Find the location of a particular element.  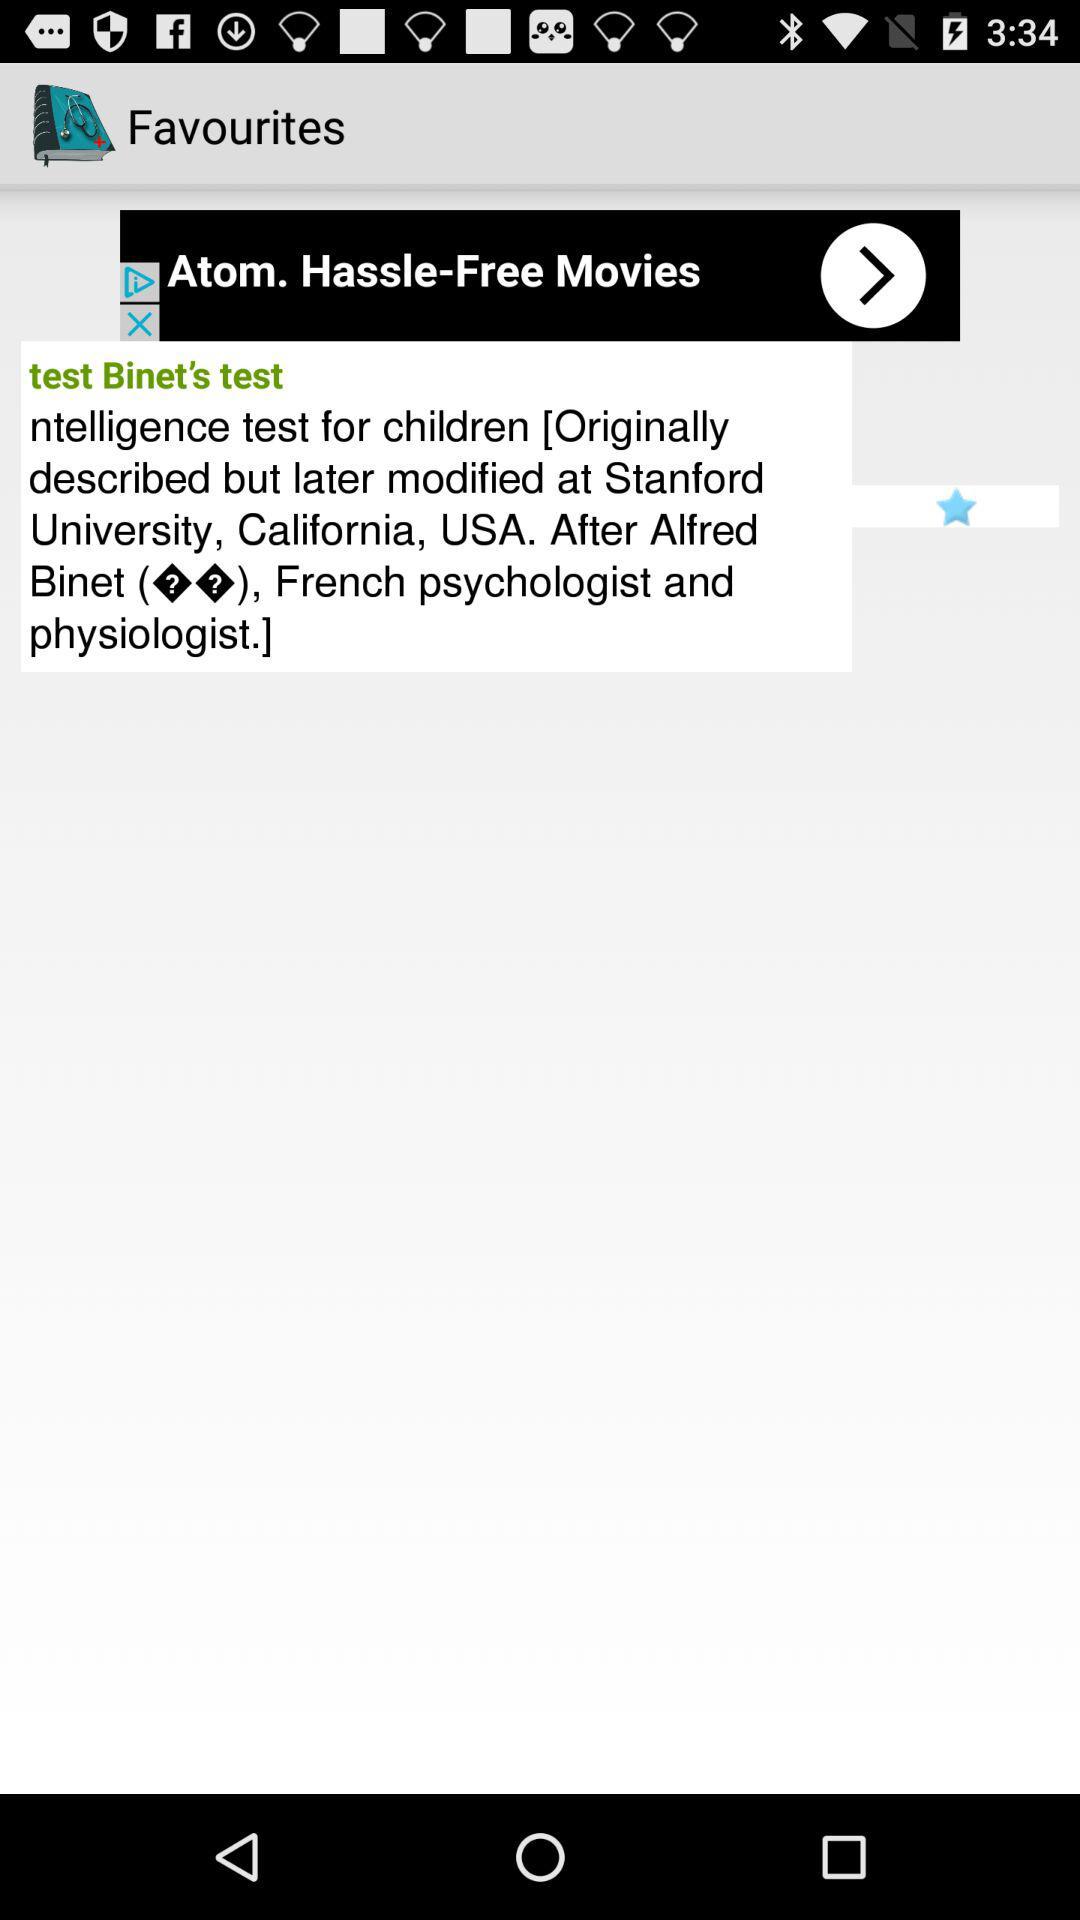

to favorites is located at coordinates (954, 506).